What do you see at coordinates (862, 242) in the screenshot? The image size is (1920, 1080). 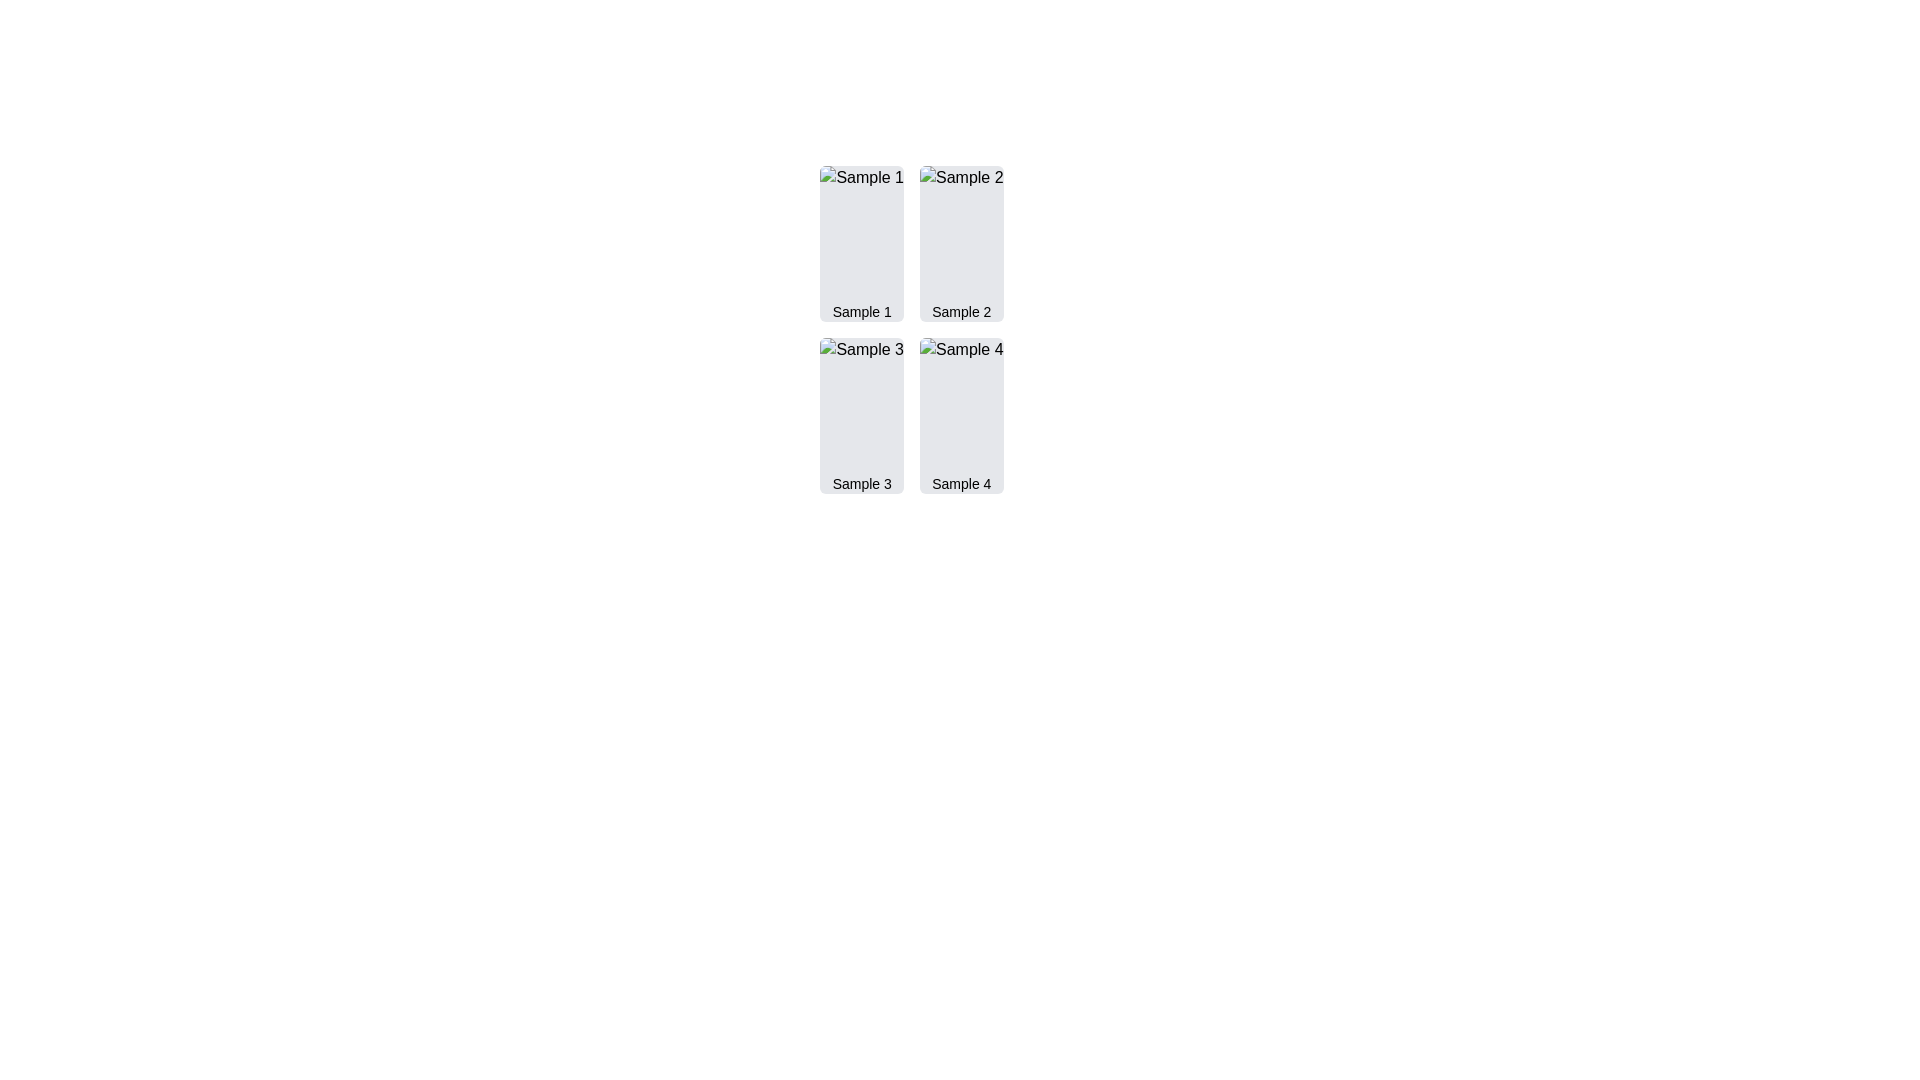 I see `the Image with caption card representing 'Sample 1', which is the first item in a 2x2 grid layout, located at the top-left corner` at bounding box center [862, 242].